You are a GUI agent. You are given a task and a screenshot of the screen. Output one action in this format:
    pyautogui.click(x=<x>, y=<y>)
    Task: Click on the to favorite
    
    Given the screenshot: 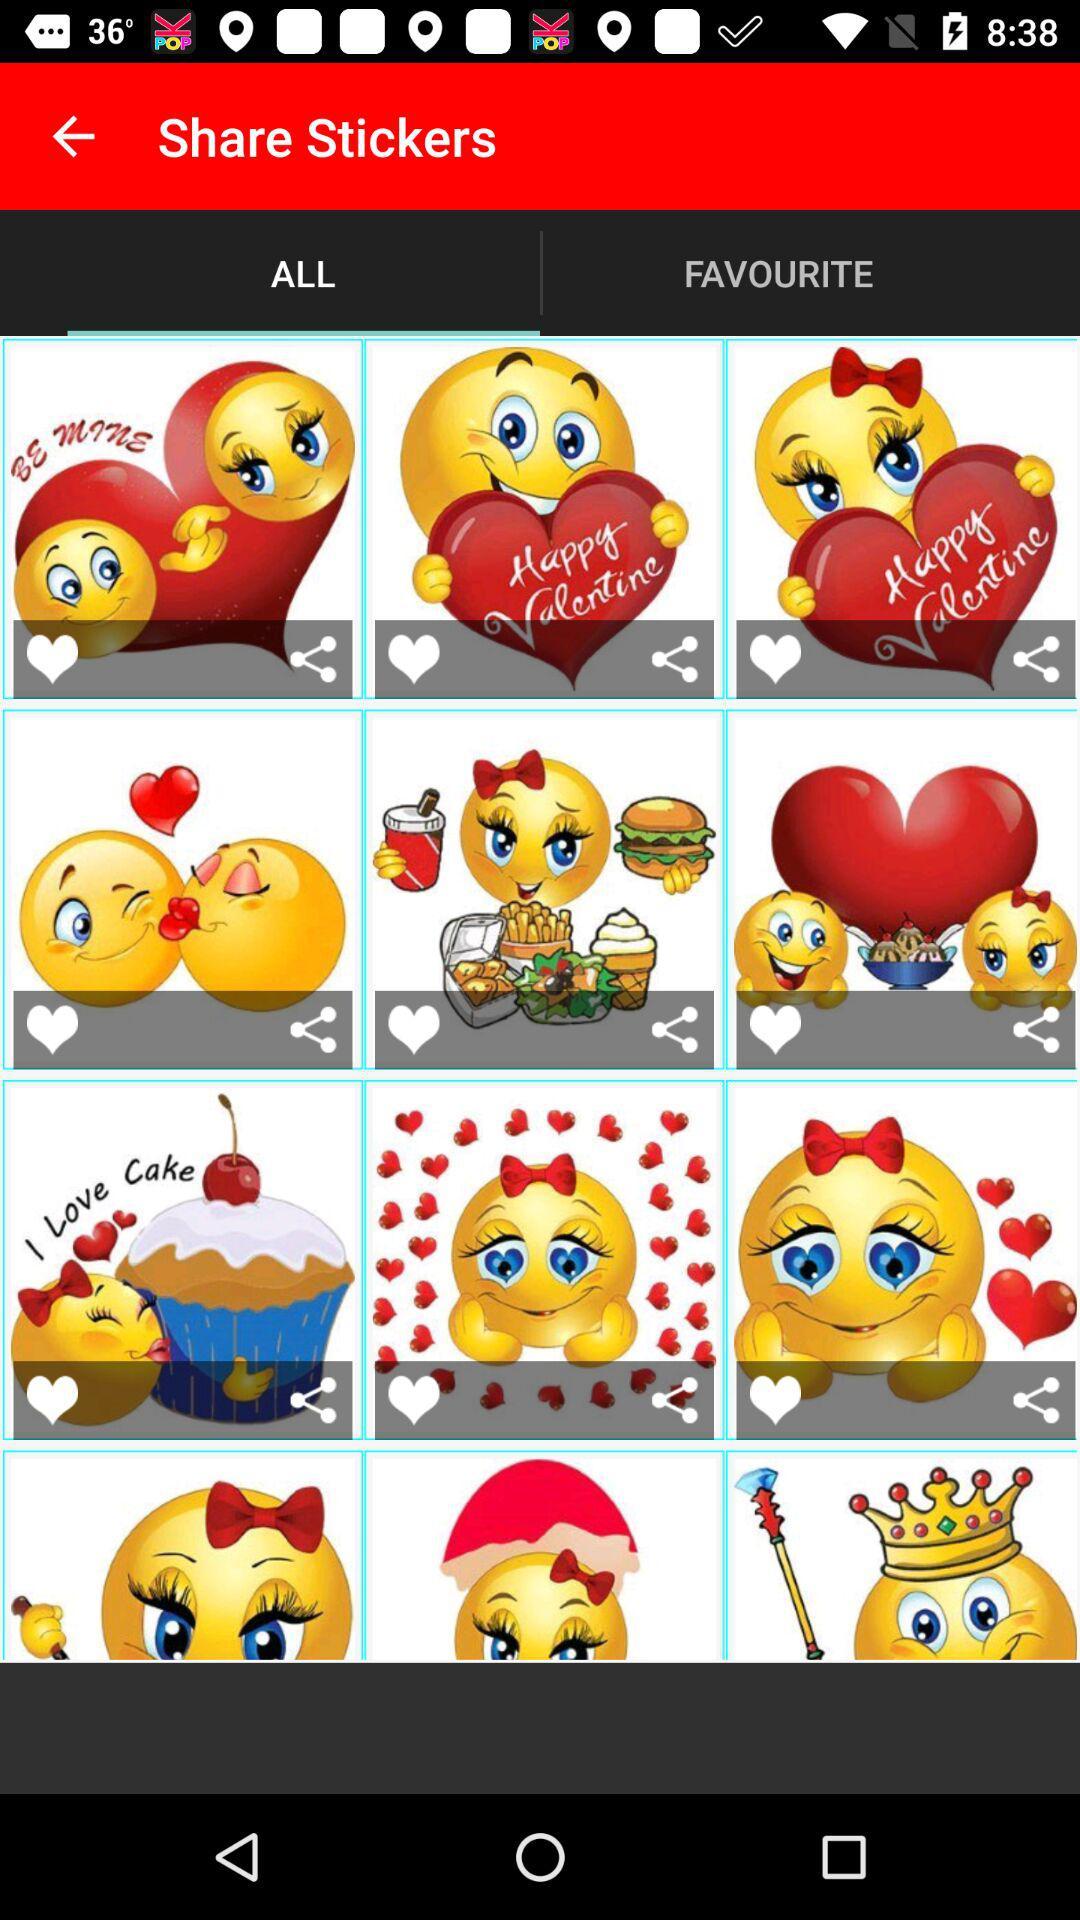 What is the action you would take?
    pyautogui.click(x=313, y=659)
    